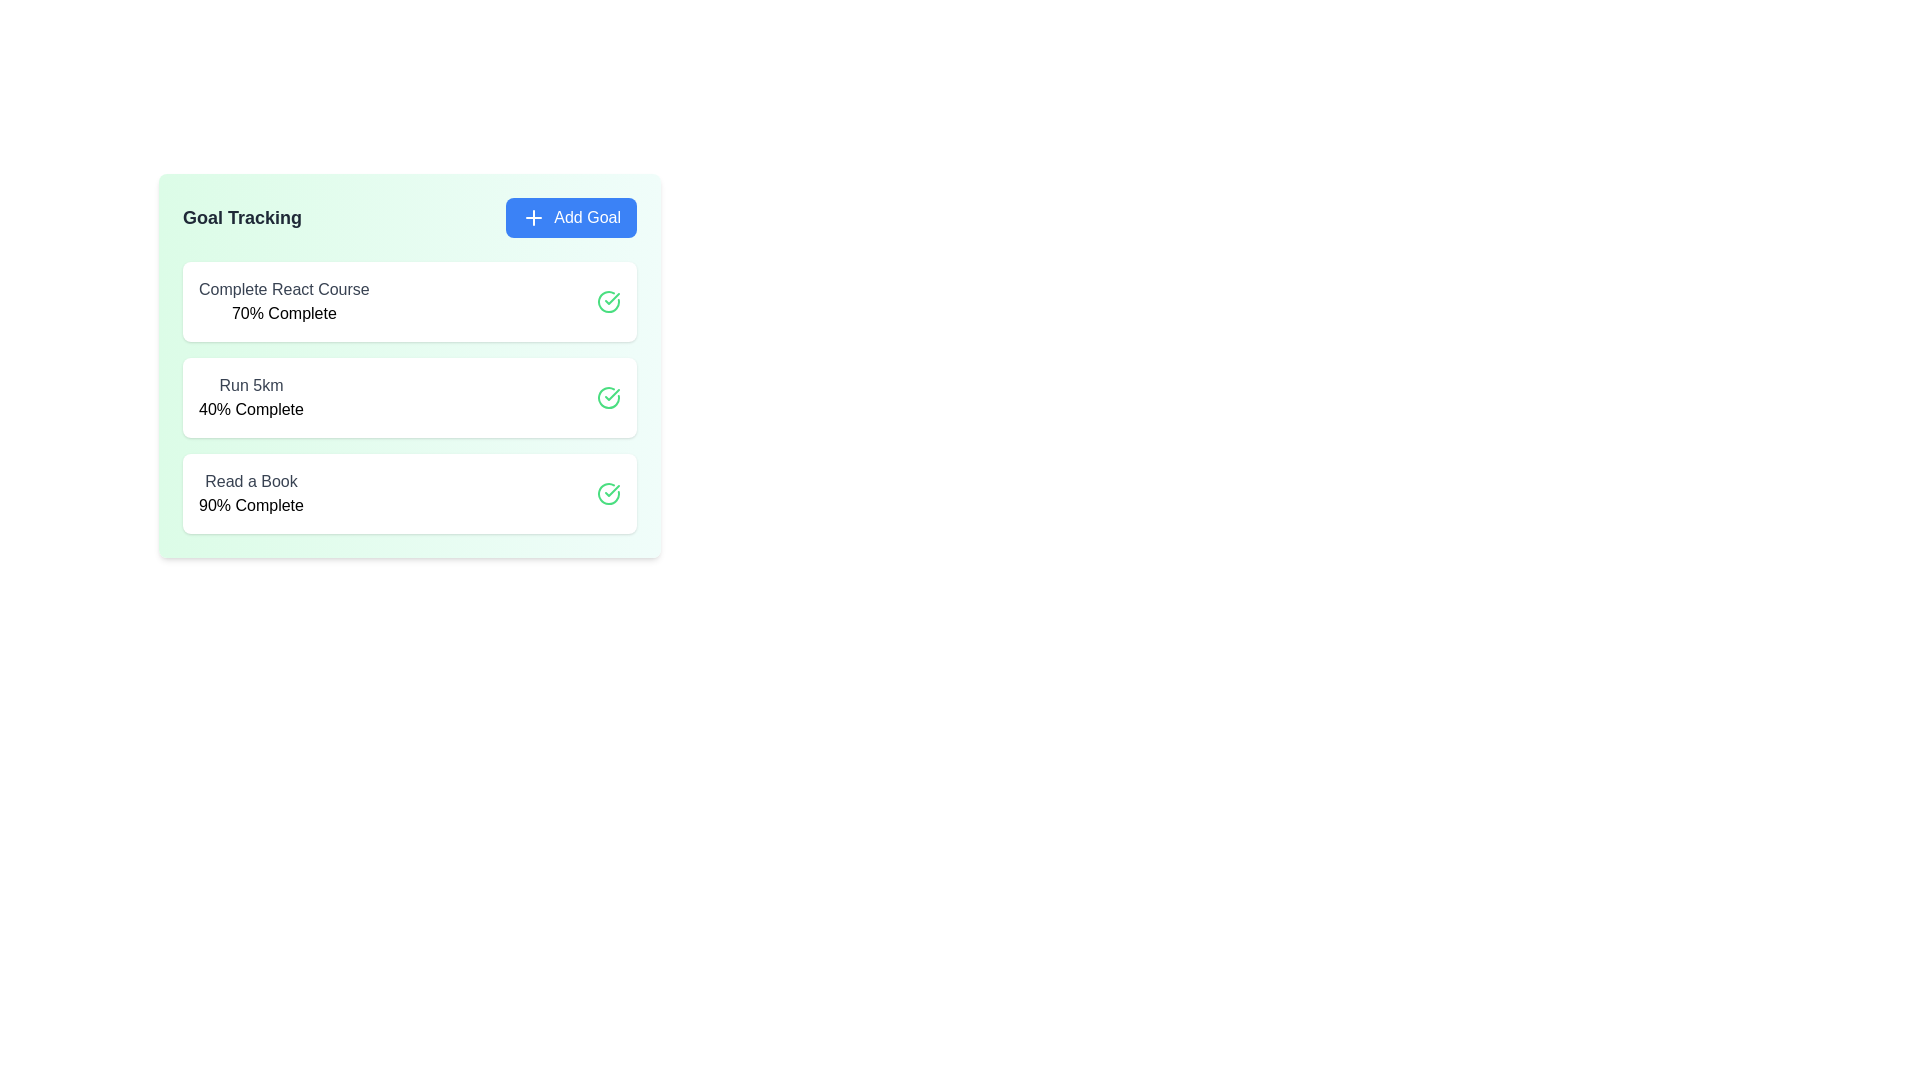  What do you see at coordinates (570, 218) in the screenshot?
I see `the 'Add Goal' button, which is a bright blue rectangular button with rounded corners, located at the top-right corner of the 'Goal Tracking' section` at bounding box center [570, 218].